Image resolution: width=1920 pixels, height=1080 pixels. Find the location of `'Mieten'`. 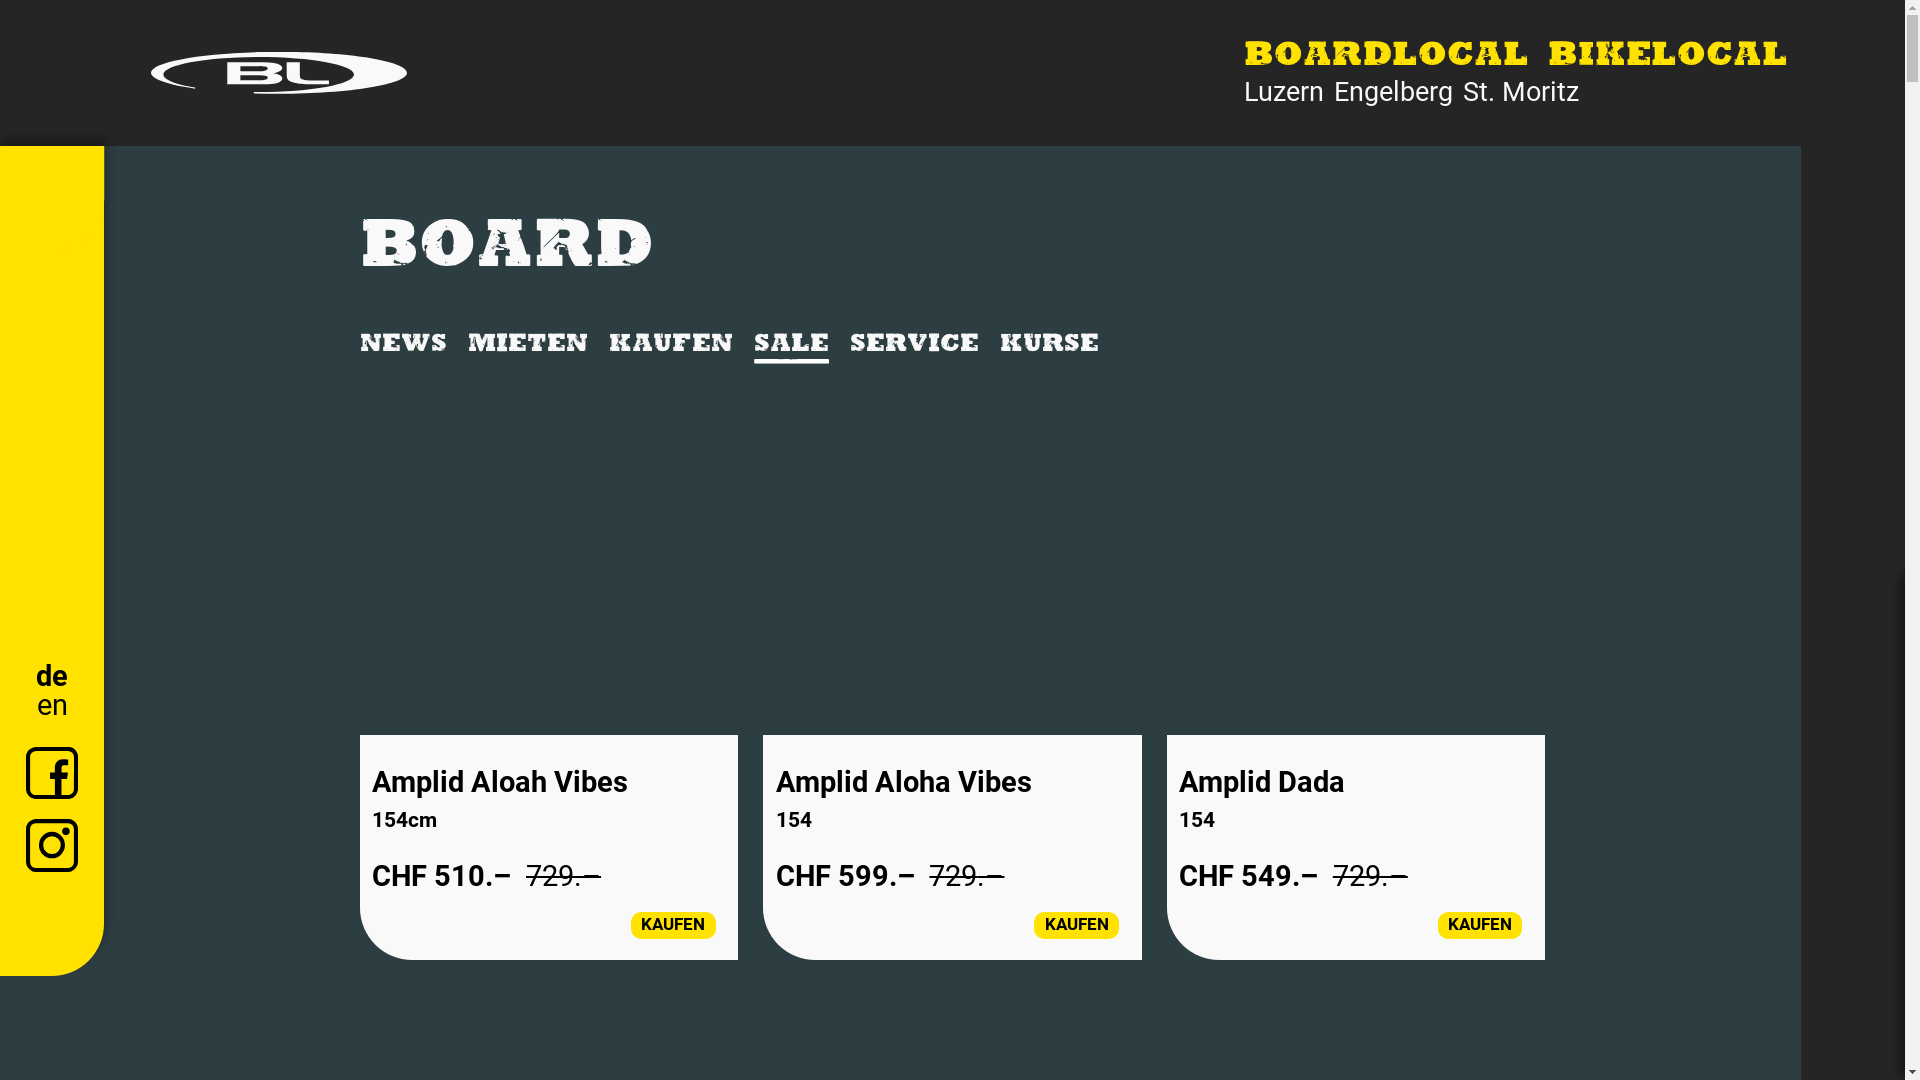

'Mieten' is located at coordinates (528, 344).